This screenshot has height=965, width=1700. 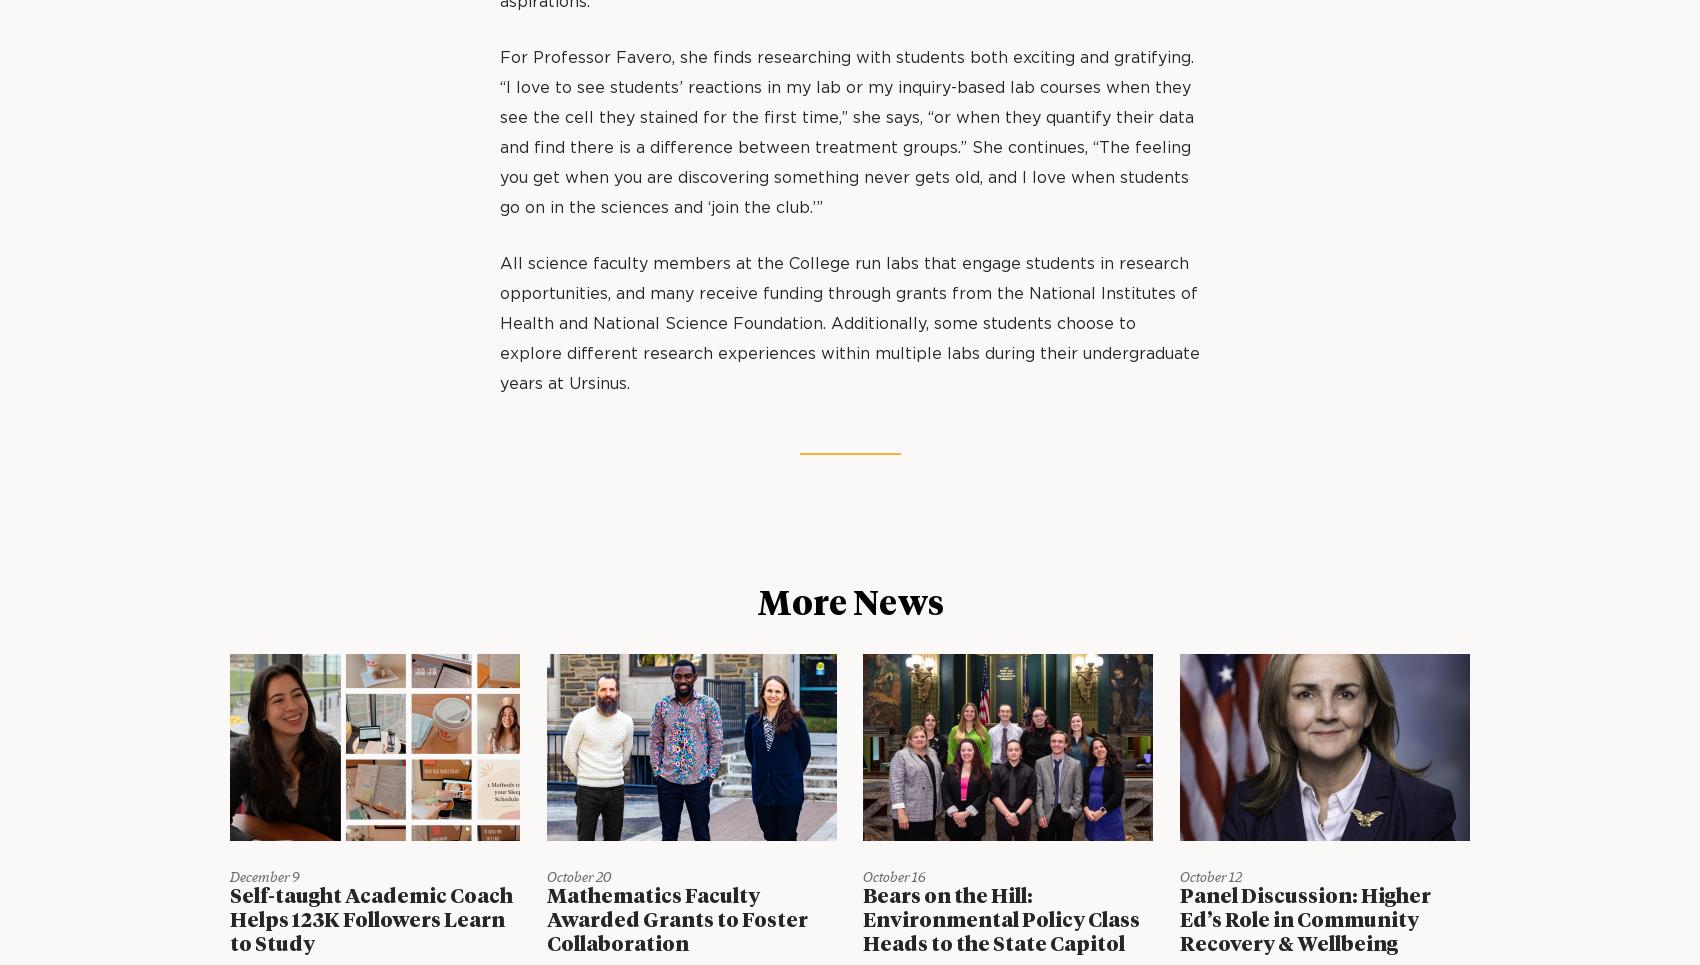 I want to click on 'Panel Discussion: Higher Ed’s Role in Community Recovery & Wellbeing', so click(x=1304, y=919).